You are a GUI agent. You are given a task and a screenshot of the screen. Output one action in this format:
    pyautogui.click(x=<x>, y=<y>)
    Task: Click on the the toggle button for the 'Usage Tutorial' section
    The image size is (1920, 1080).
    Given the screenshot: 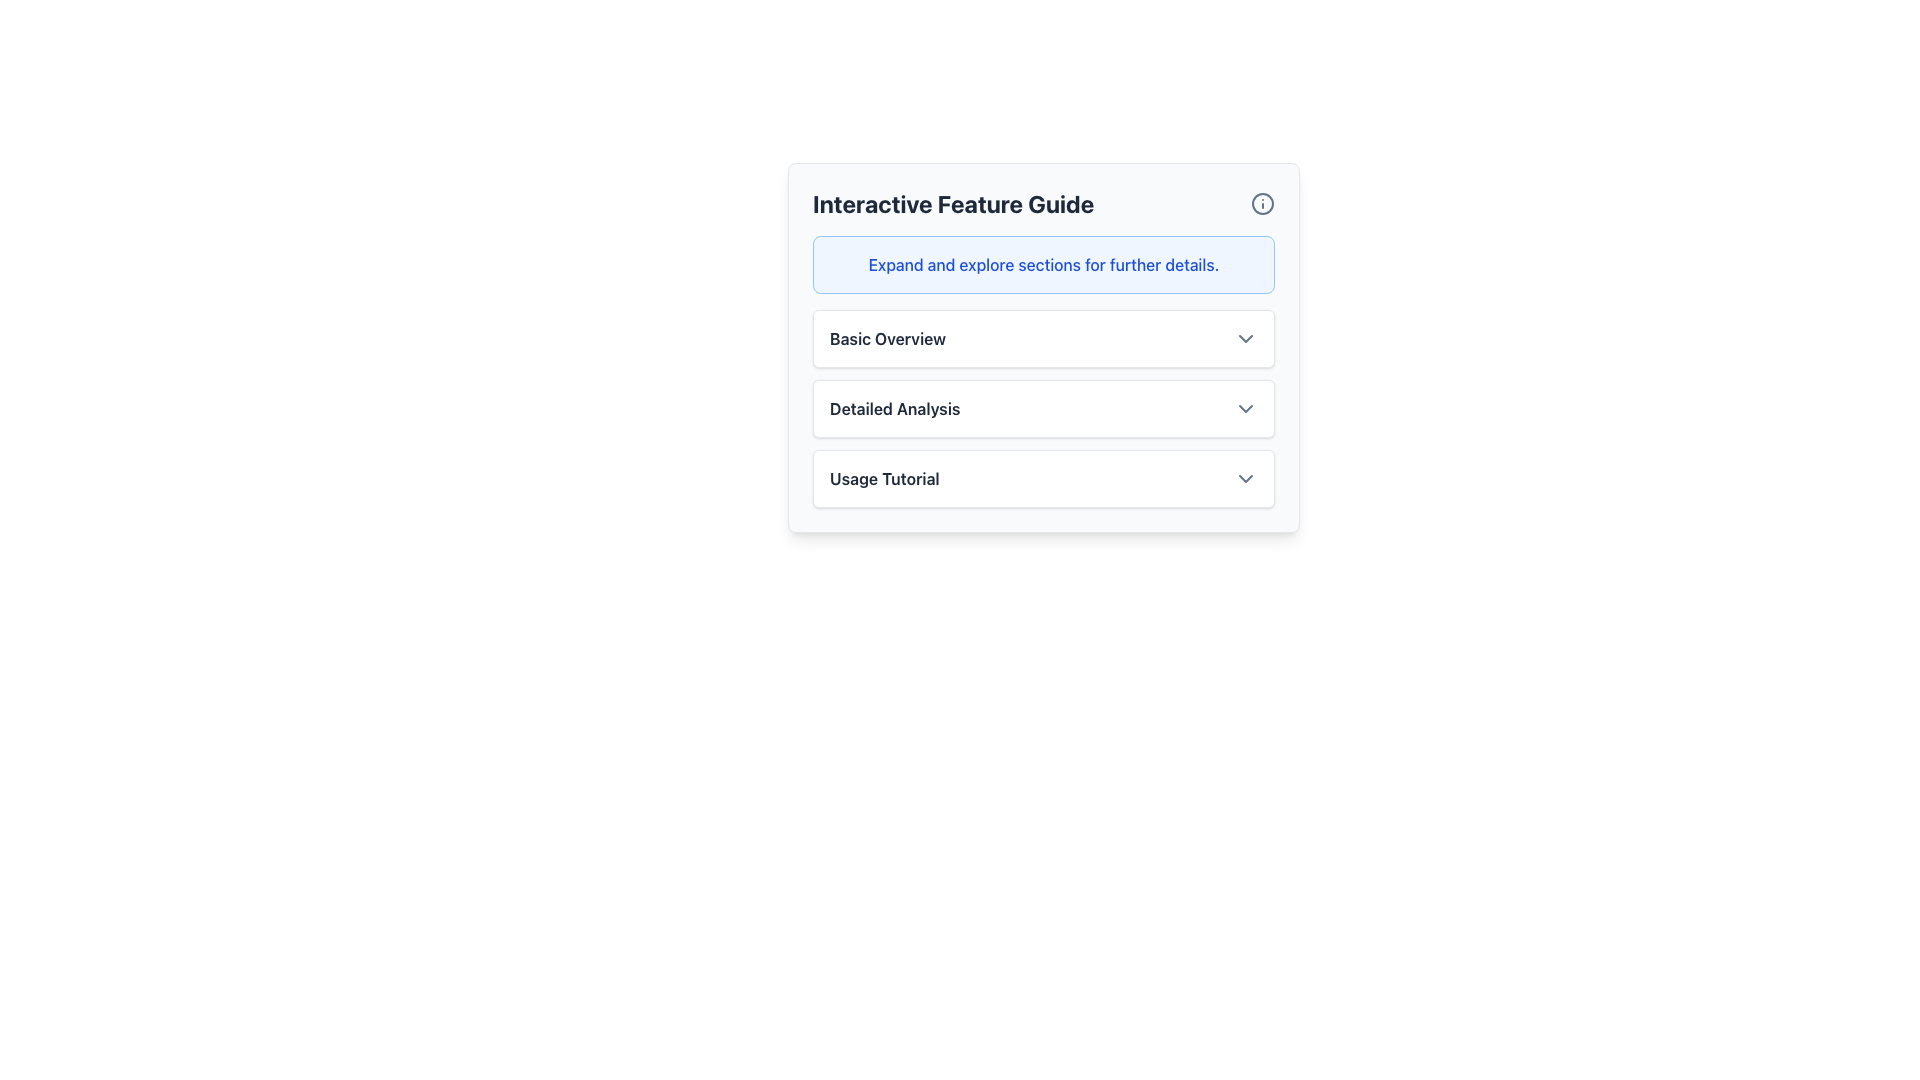 What is the action you would take?
    pyautogui.click(x=1245, y=478)
    